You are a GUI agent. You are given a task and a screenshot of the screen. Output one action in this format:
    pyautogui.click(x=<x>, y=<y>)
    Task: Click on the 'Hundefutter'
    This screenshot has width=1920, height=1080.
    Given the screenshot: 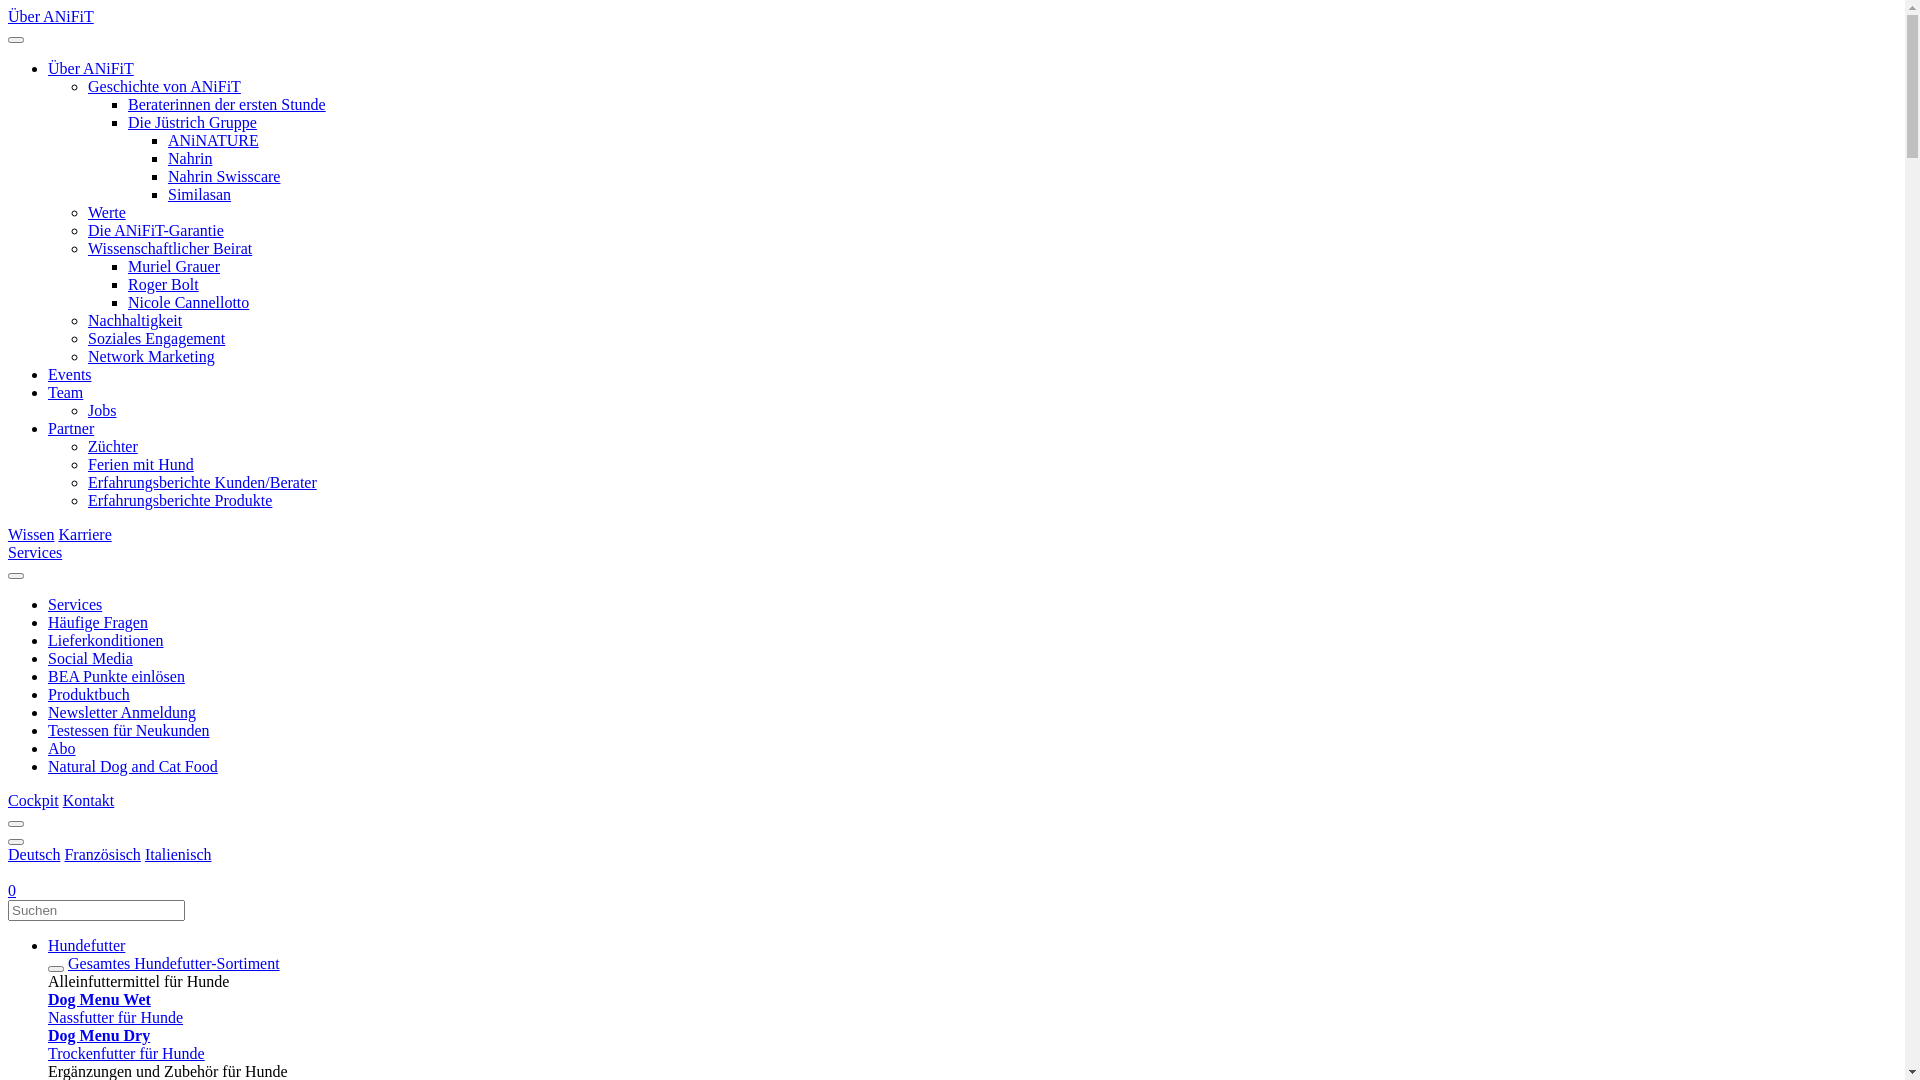 What is the action you would take?
    pyautogui.click(x=48, y=945)
    